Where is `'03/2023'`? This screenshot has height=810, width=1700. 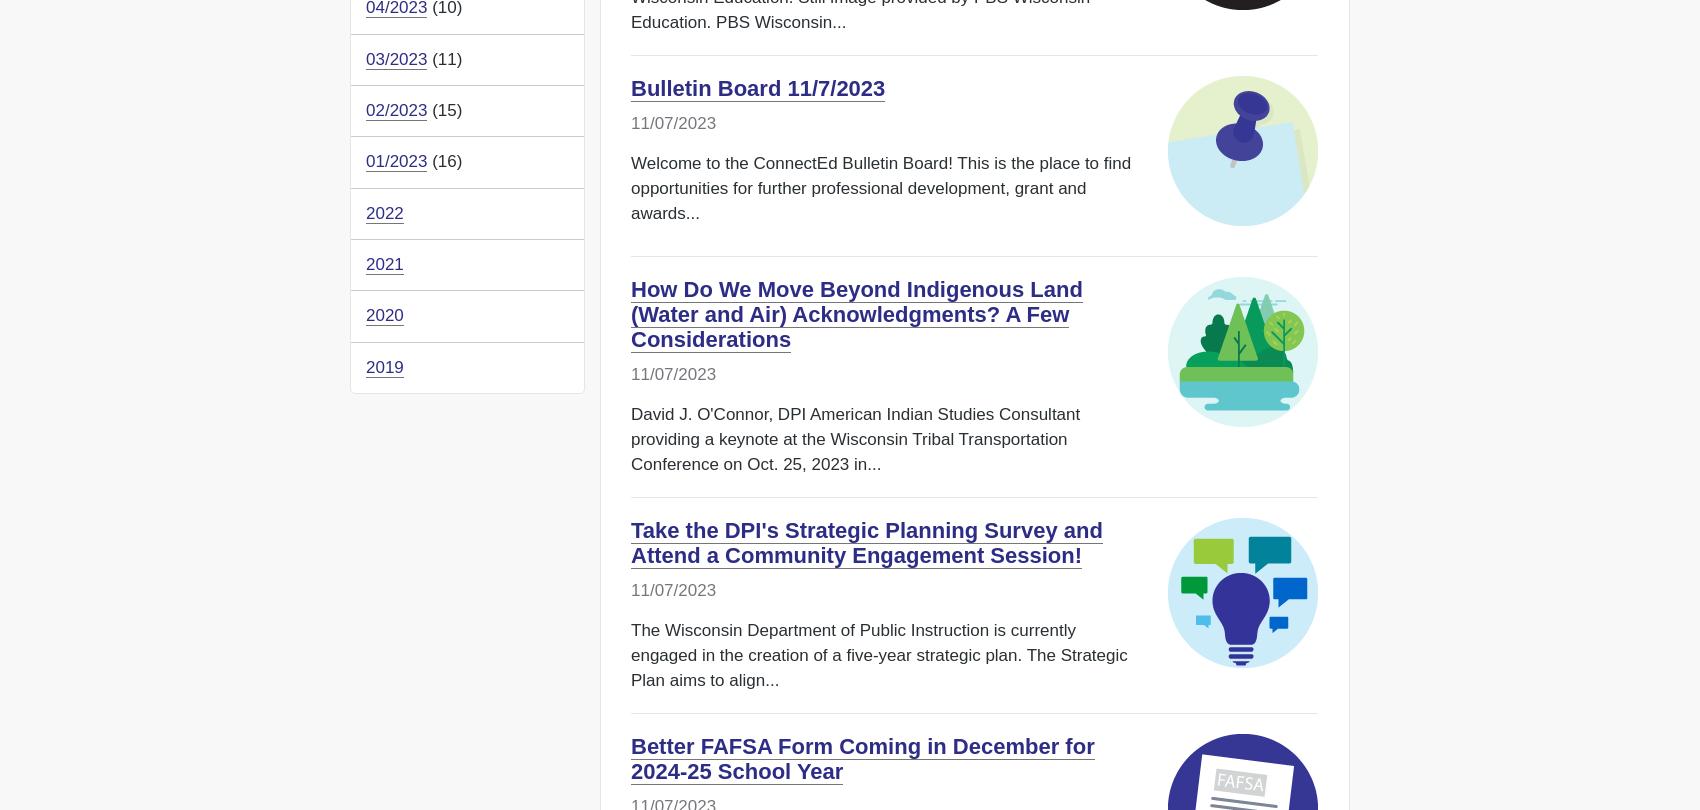 '03/2023' is located at coordinates (395, 58).